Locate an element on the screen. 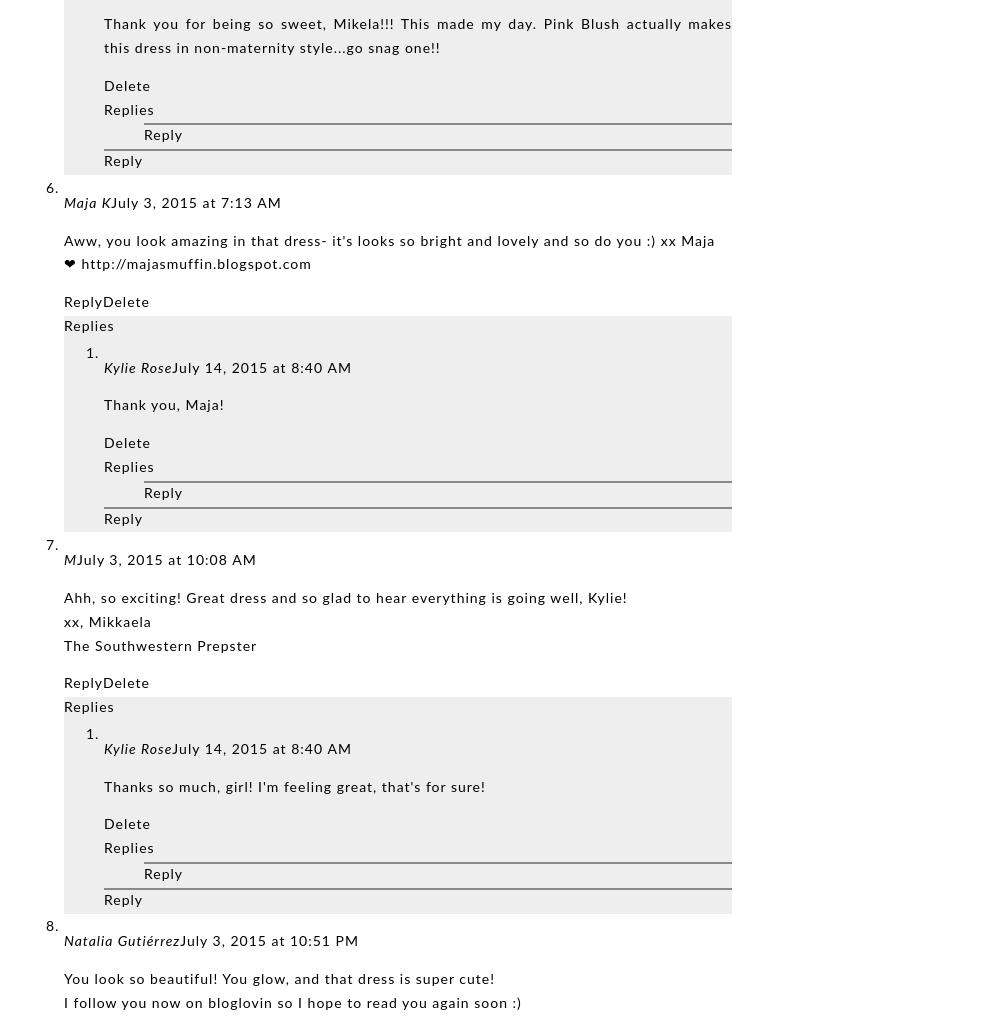  'Ahh, so exciting! Great dress and so glad to hear everything is going well, Kylie!' is located at coordinates (345, 598).